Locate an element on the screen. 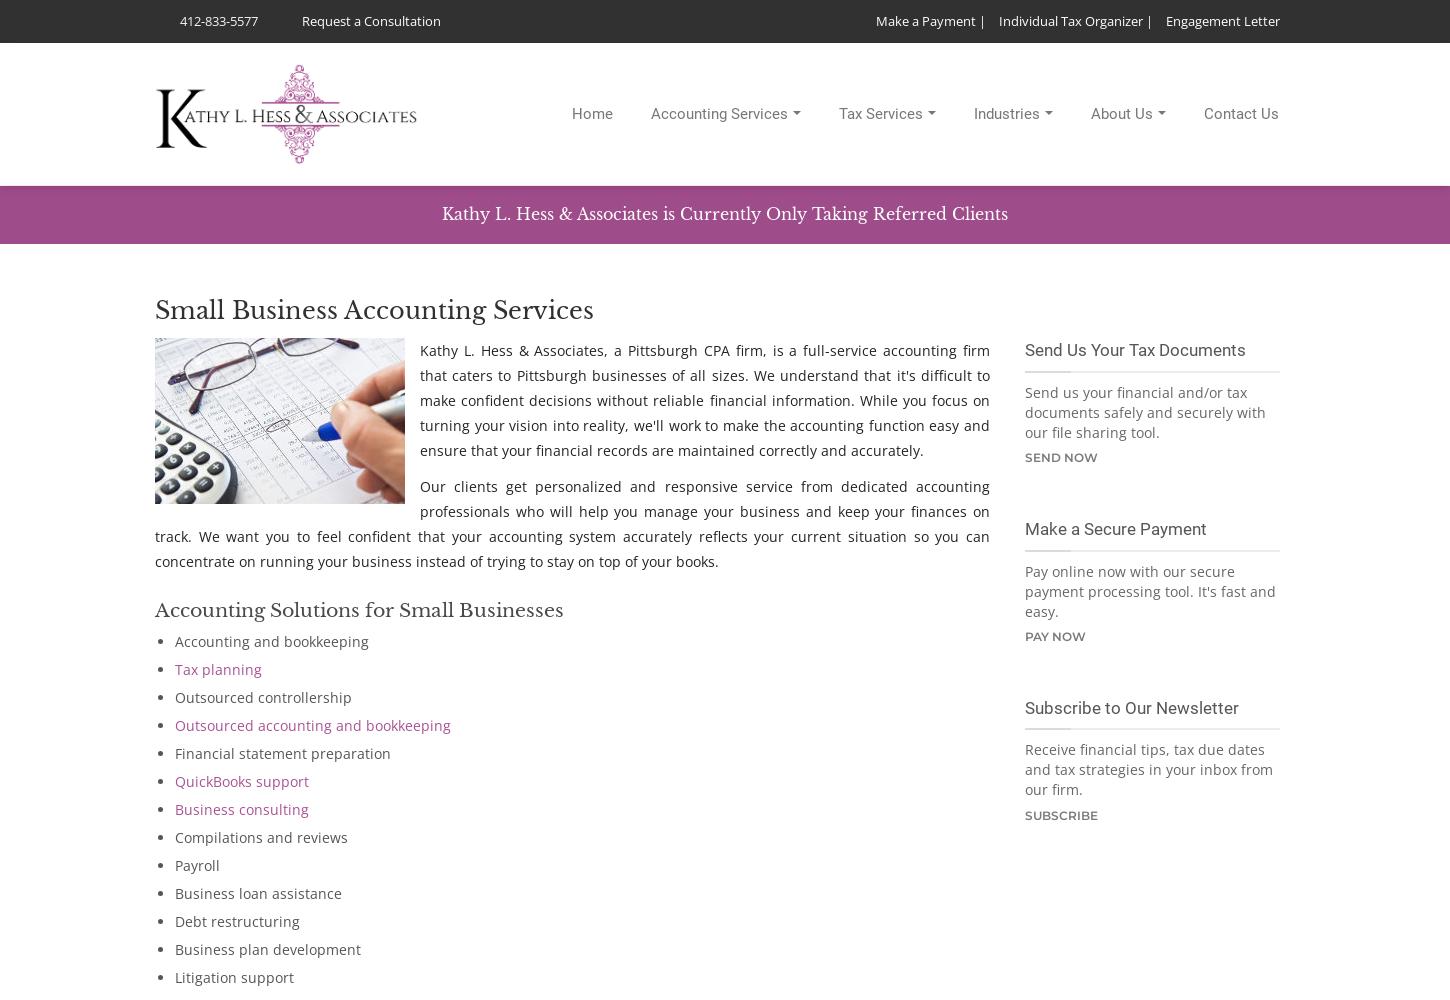 This screenshot has width=1450, height=1000. 'Make a Payment' is located at coordinates (924, 21).